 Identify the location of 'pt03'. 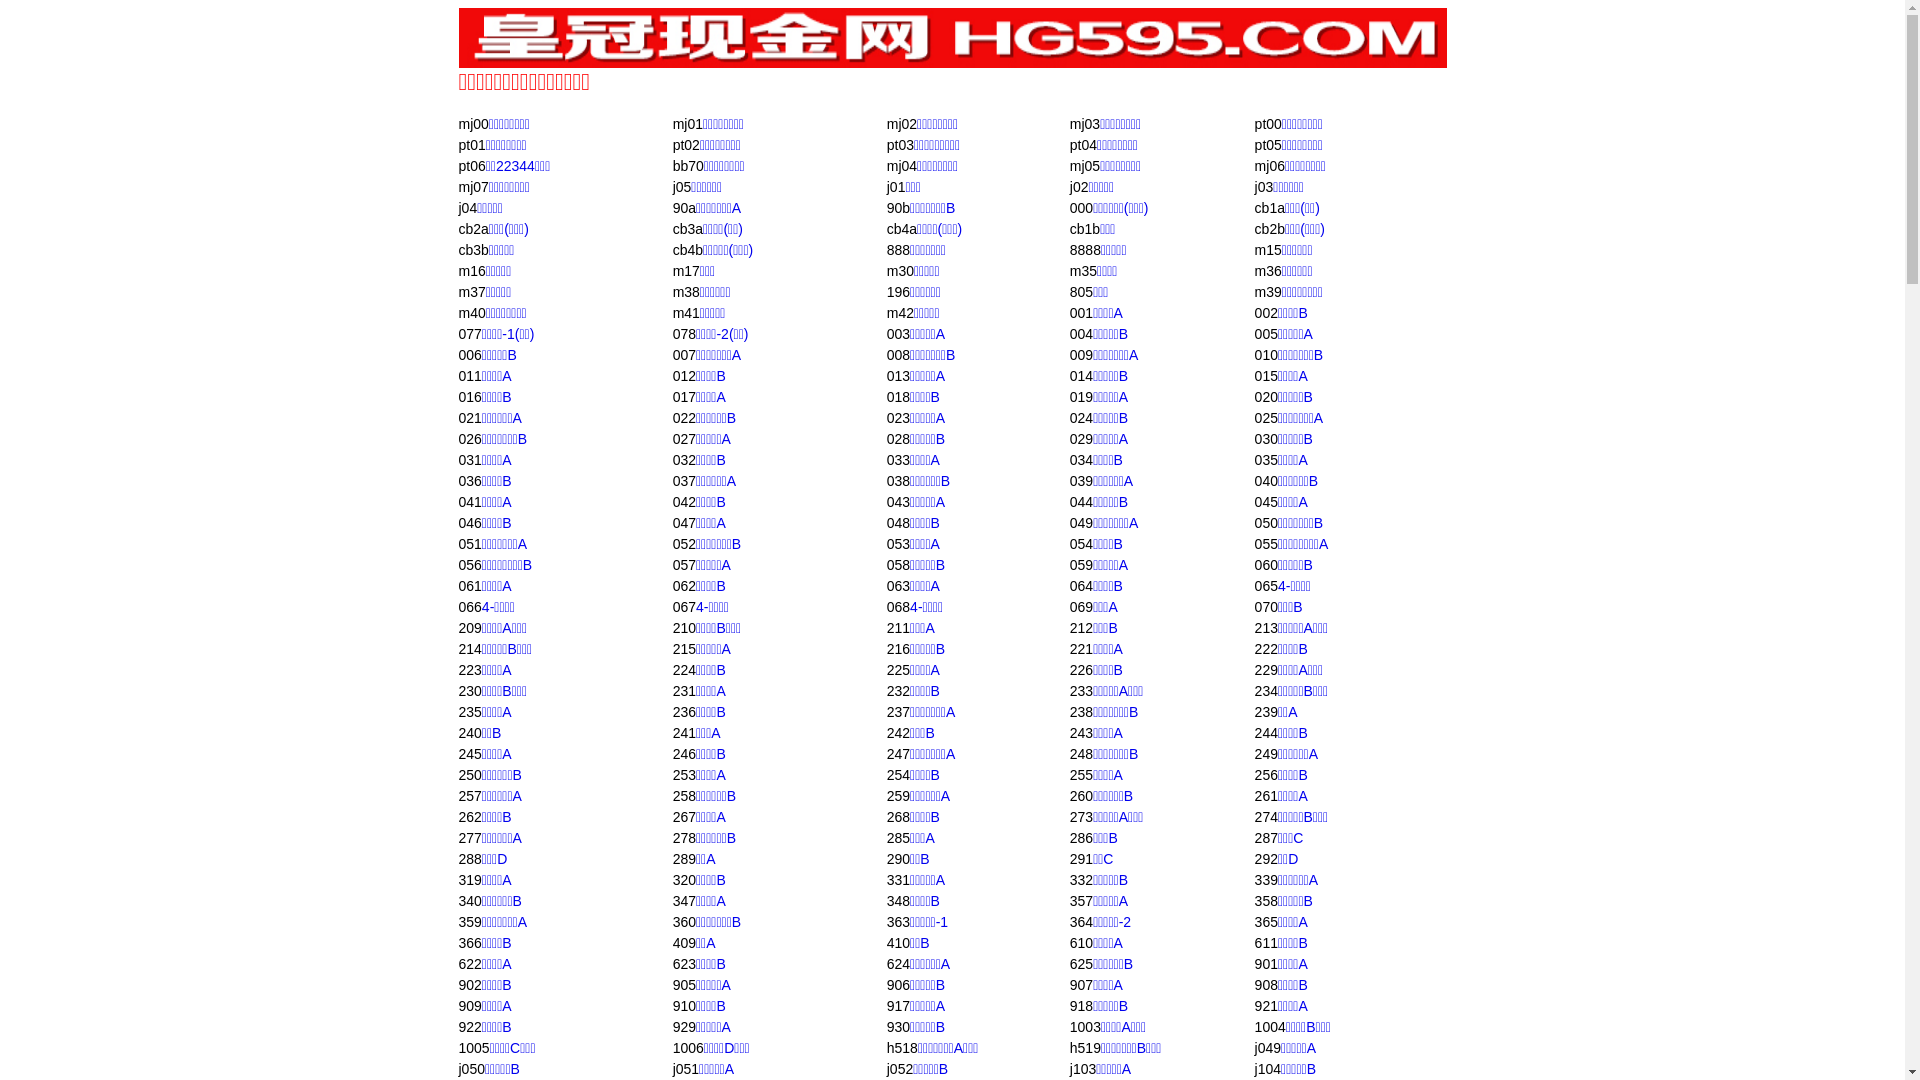
(899, 144).